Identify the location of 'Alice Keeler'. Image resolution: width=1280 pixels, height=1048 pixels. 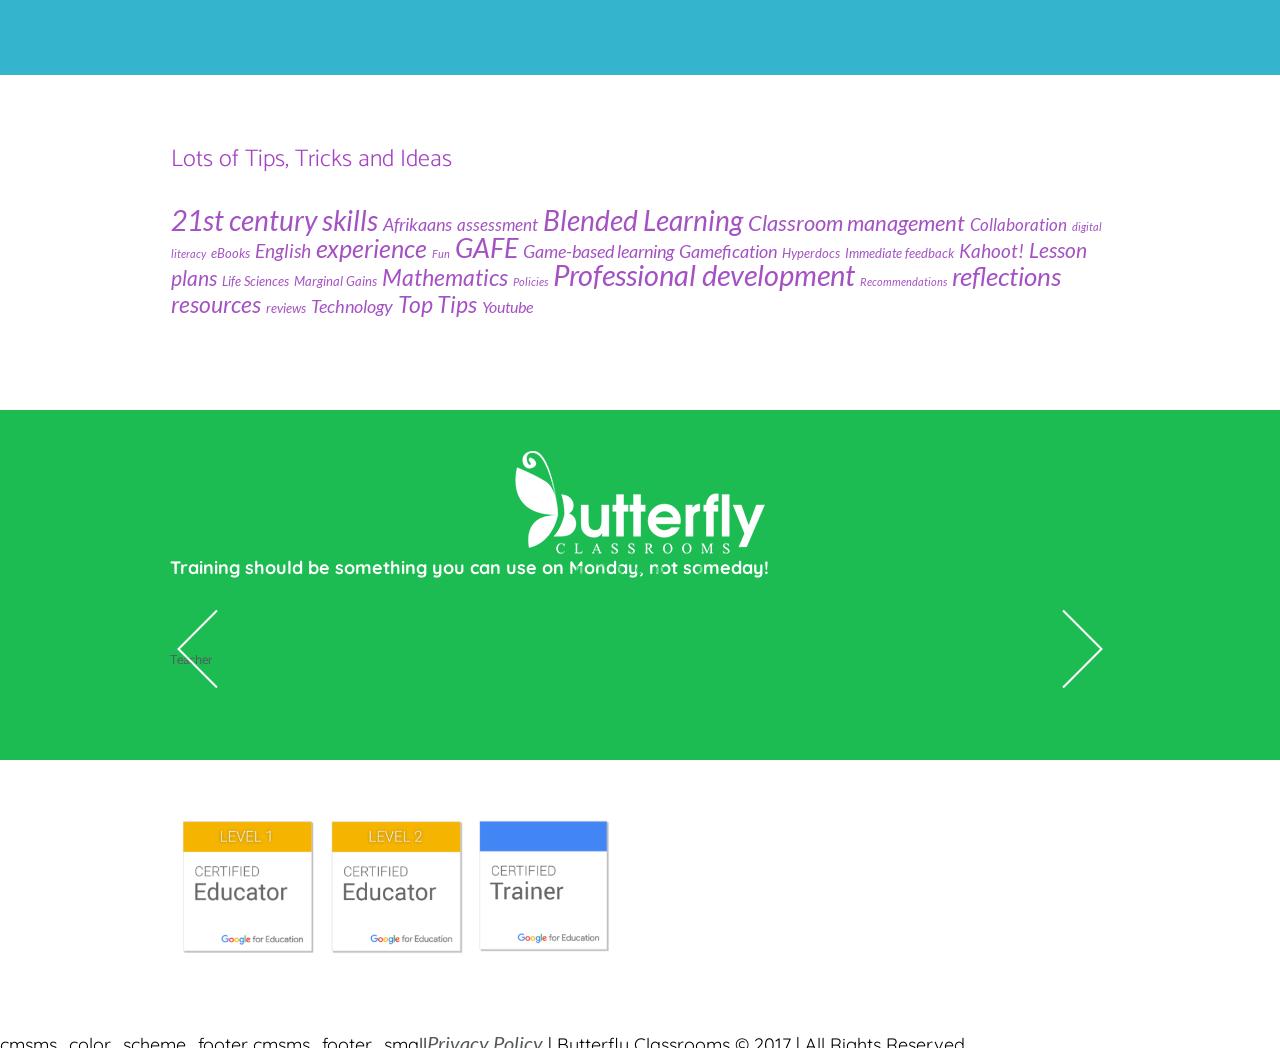
(1167, 613).